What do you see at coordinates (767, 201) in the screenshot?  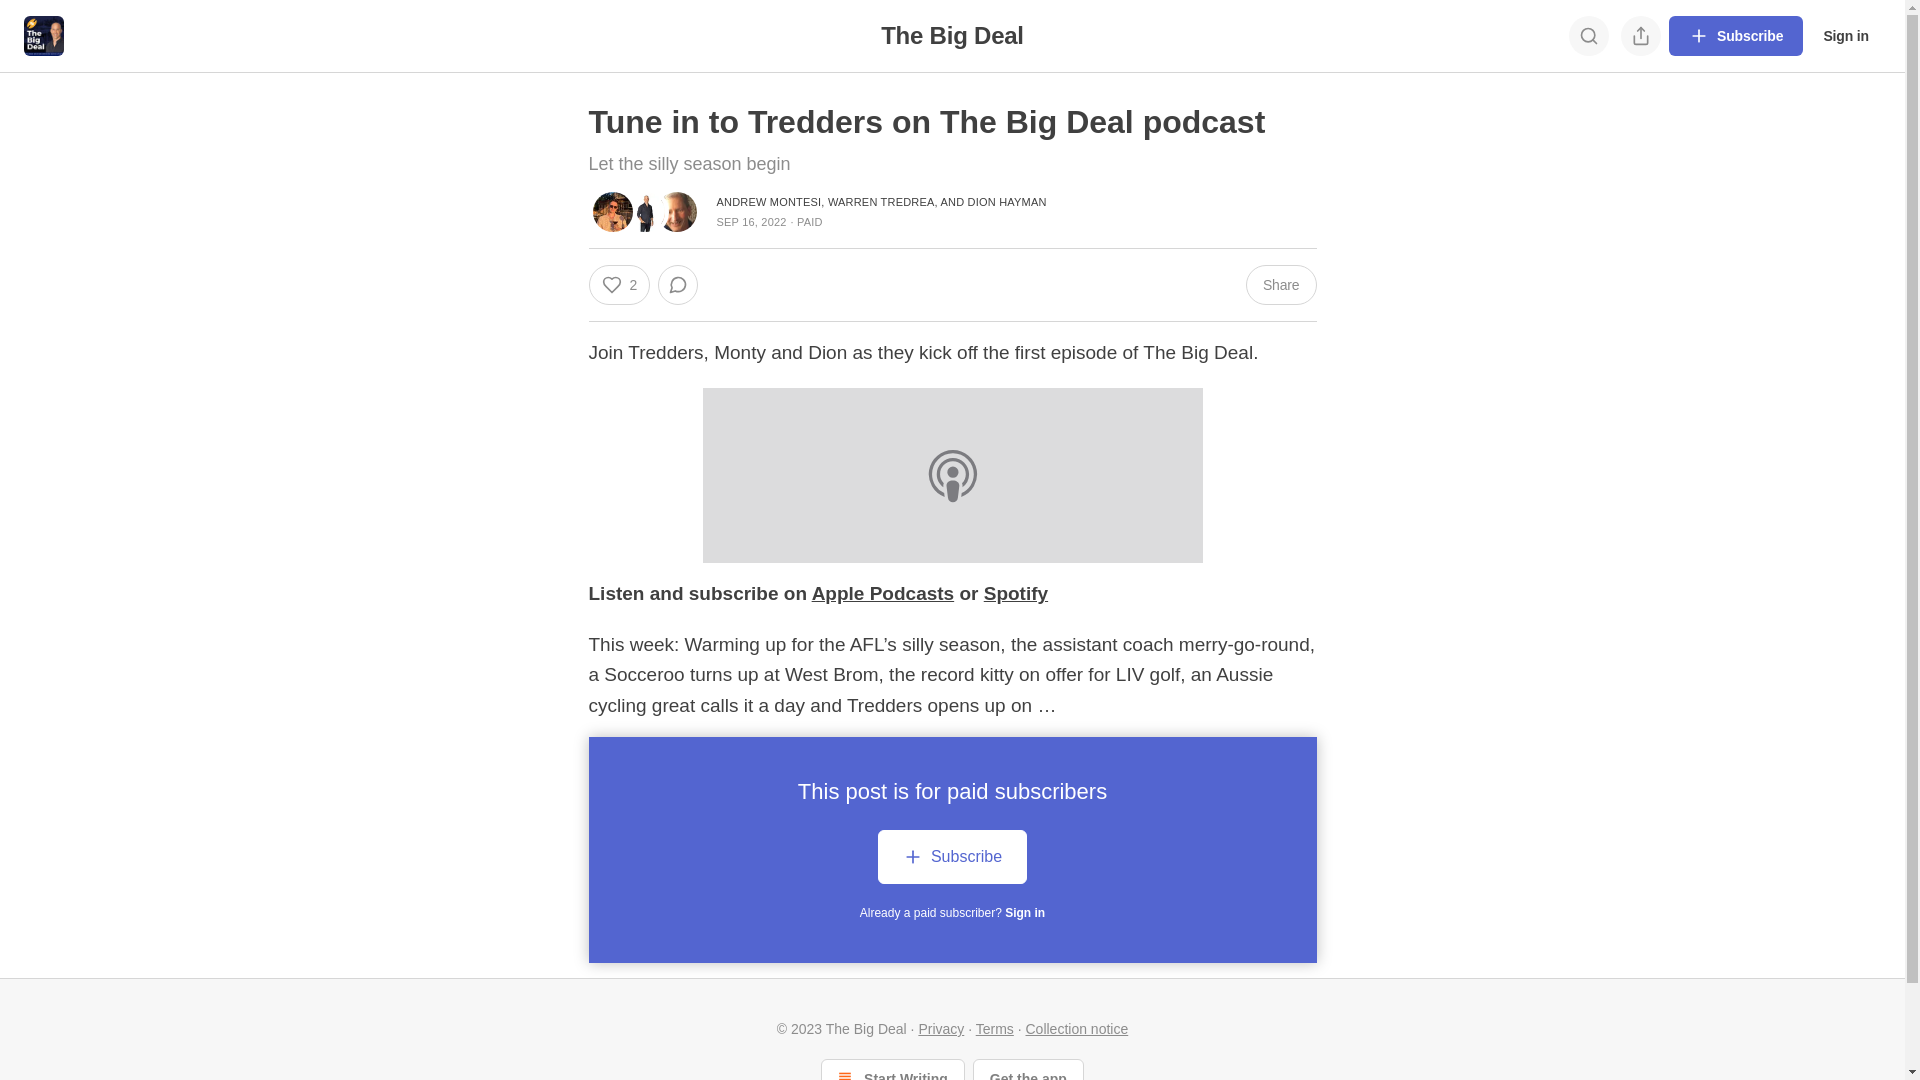 I see `'ANDREW MONTESI'` at bounding box center [767, 201].